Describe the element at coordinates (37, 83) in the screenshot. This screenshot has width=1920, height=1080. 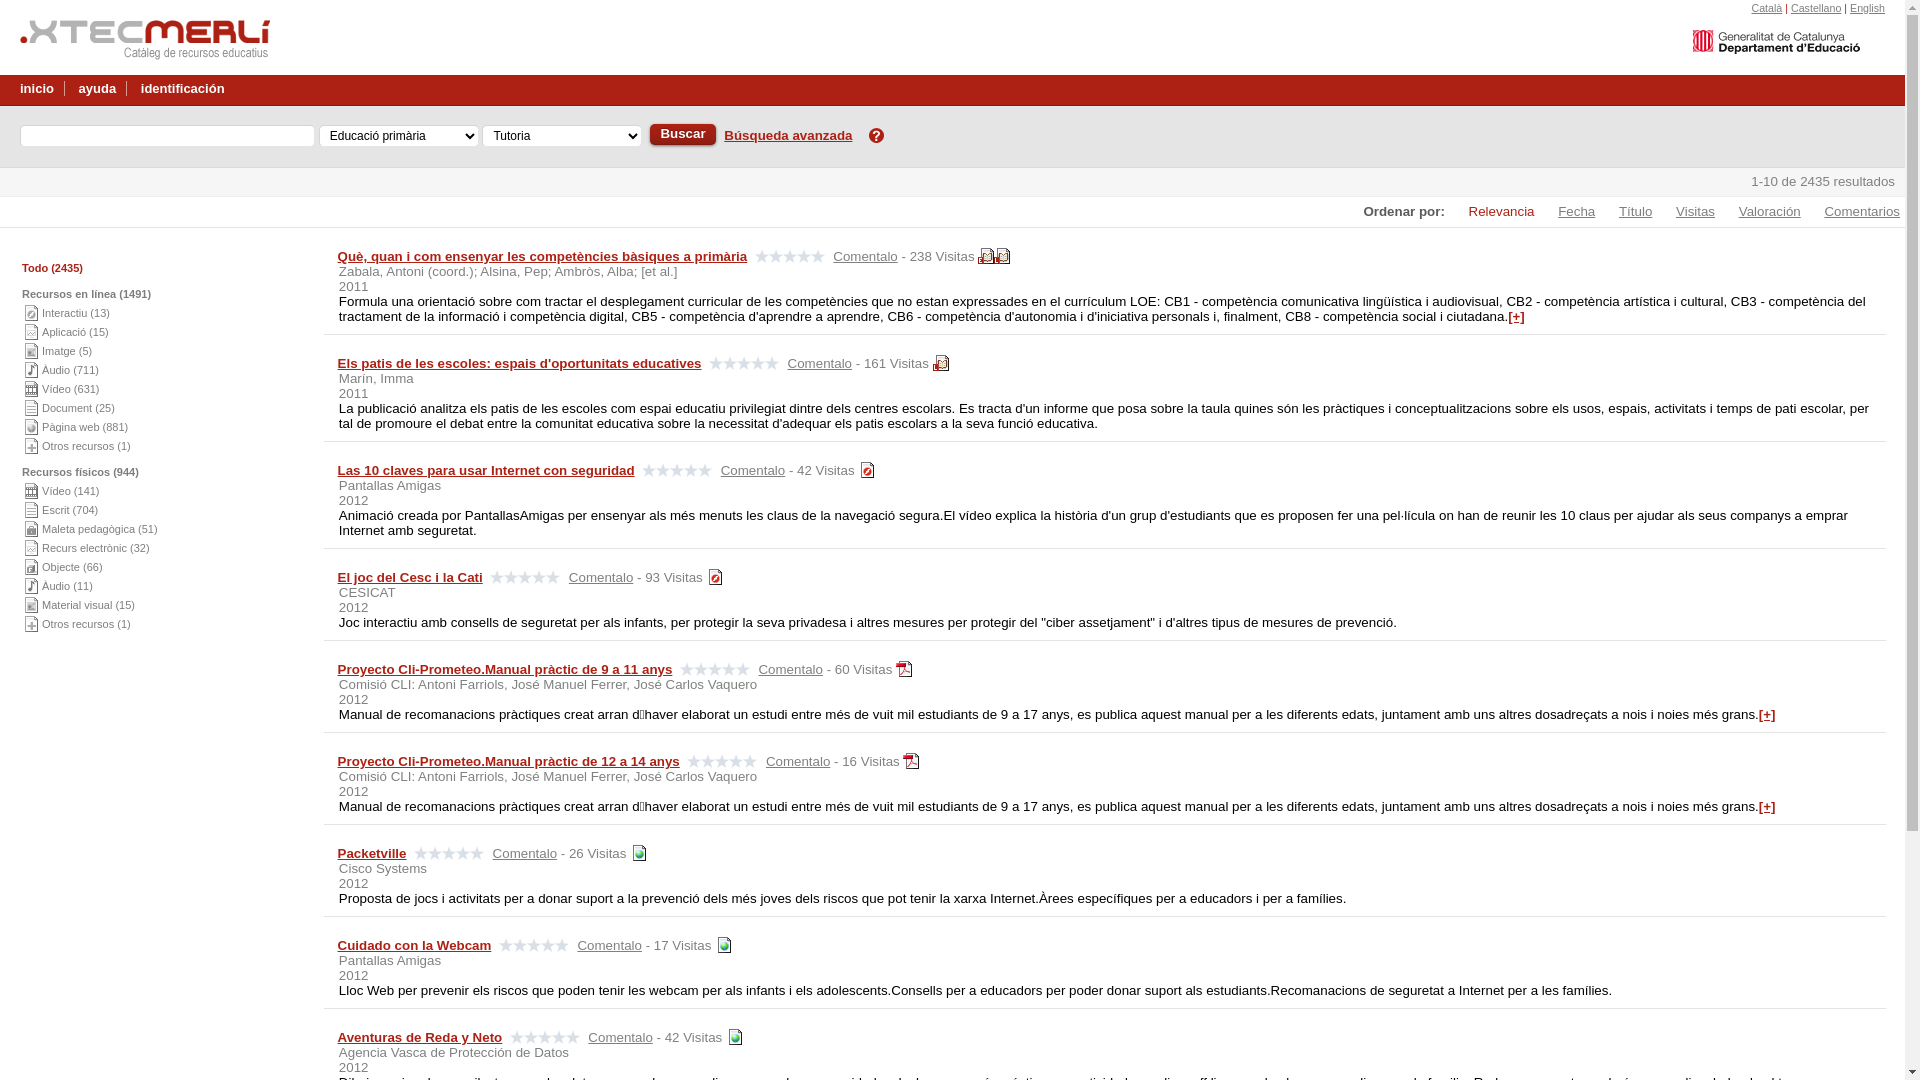
I see `'inicio'` at that location.